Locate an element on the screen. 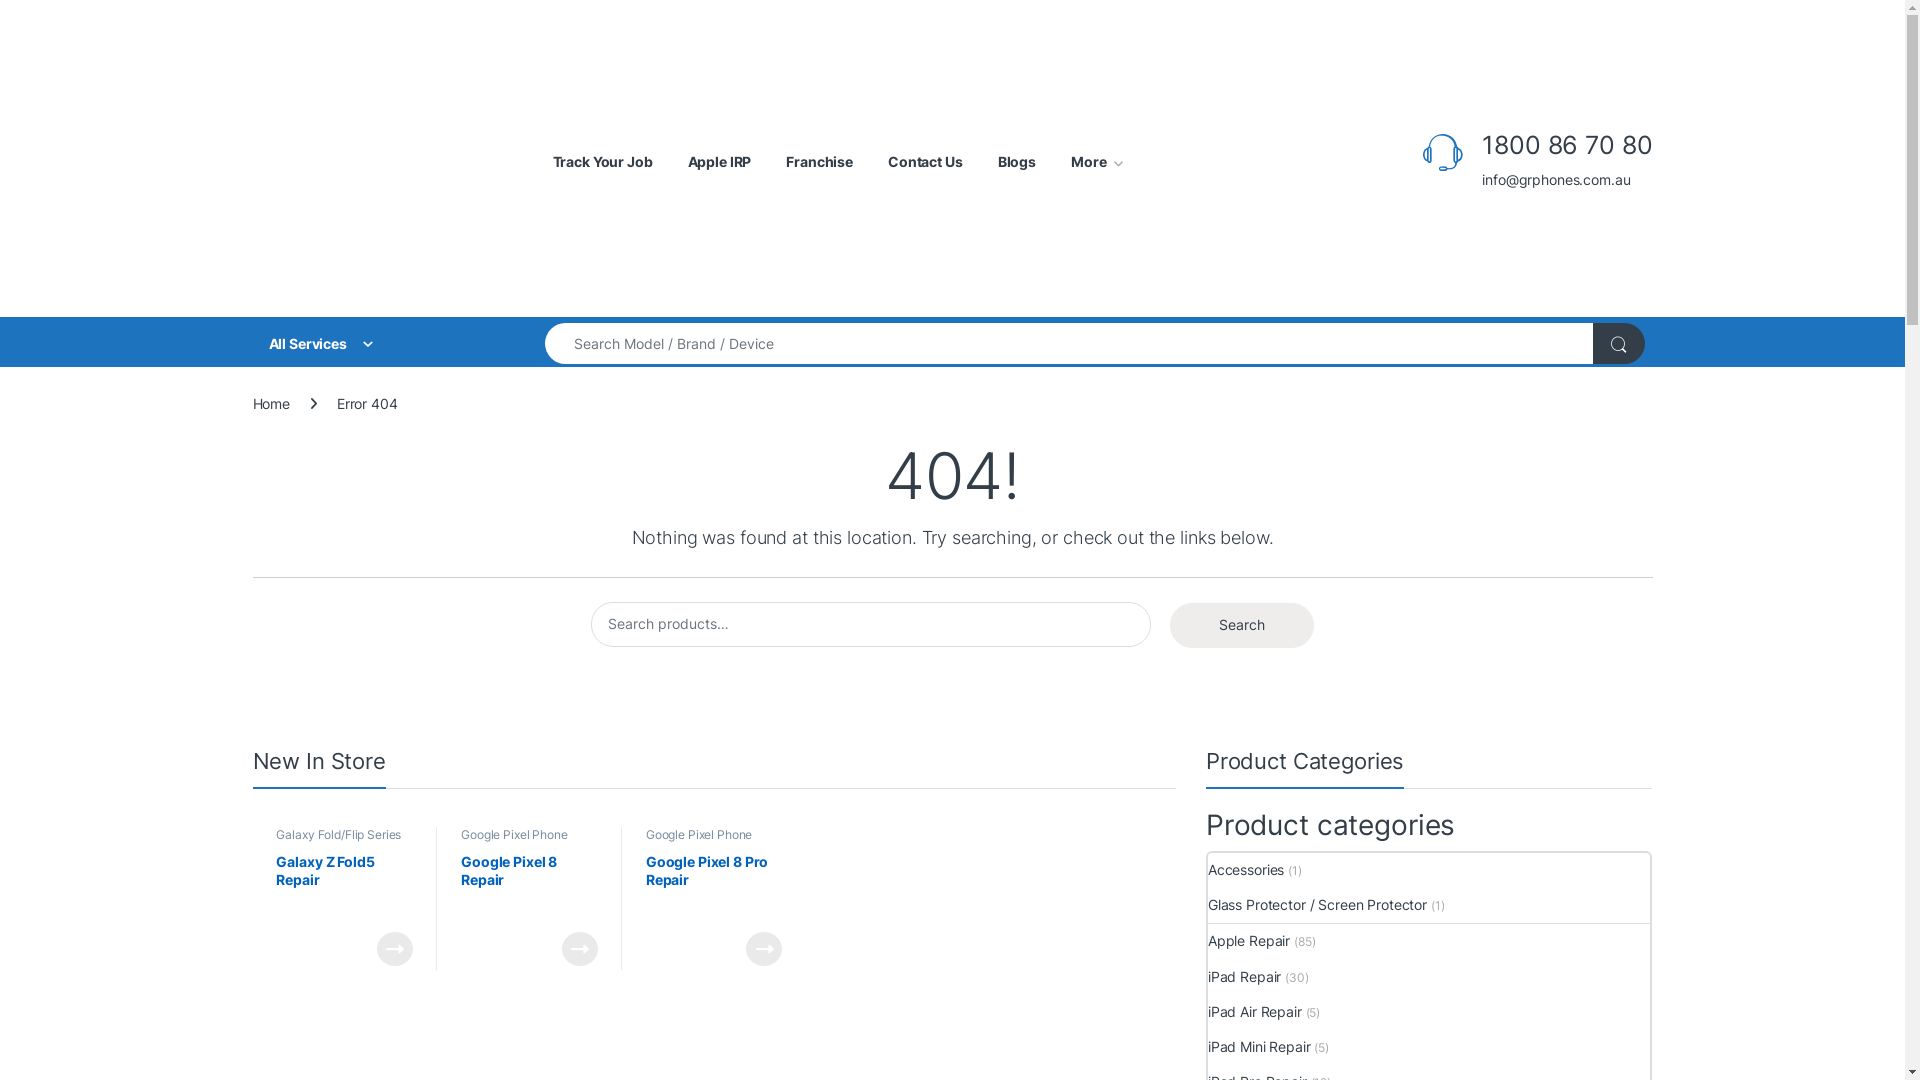 Image resolution: width=1920 pixels, height=1080 pixels. 'iPad Repair' is located at coordinates (1243, 975).